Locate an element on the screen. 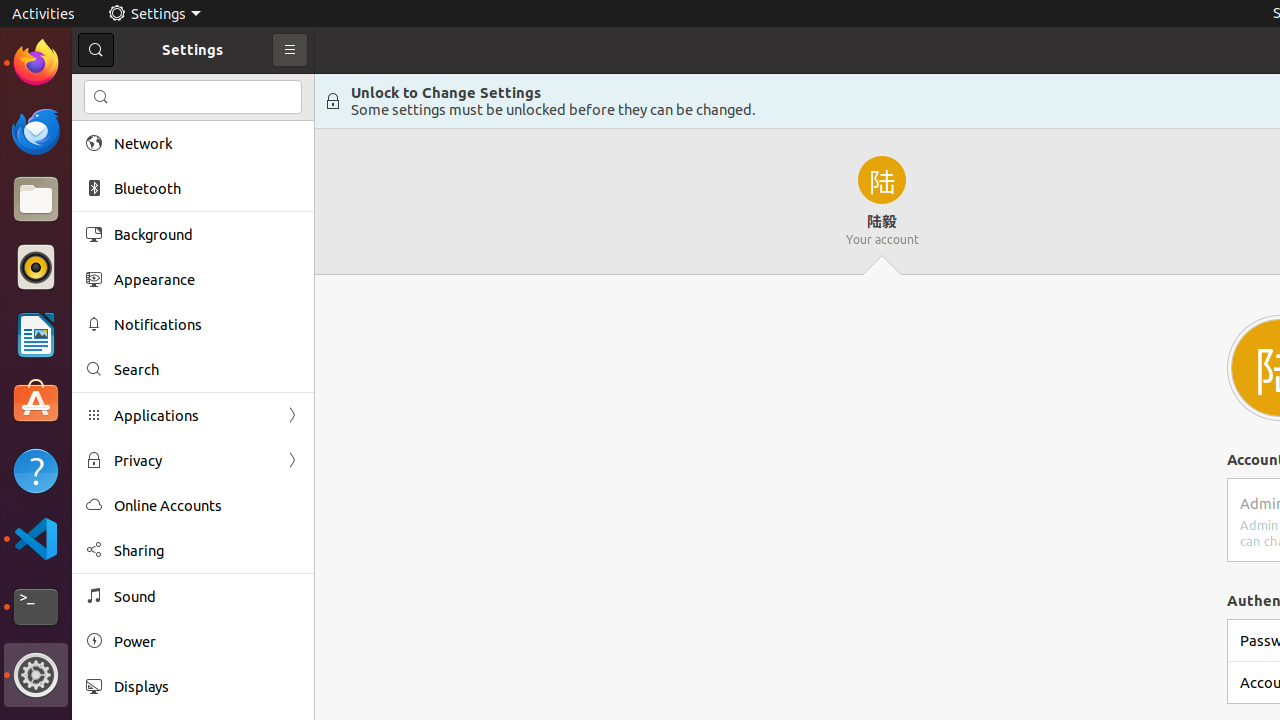 This screenshot has width=1280, height=720. 'Background' is located at coordinates (206, 233).